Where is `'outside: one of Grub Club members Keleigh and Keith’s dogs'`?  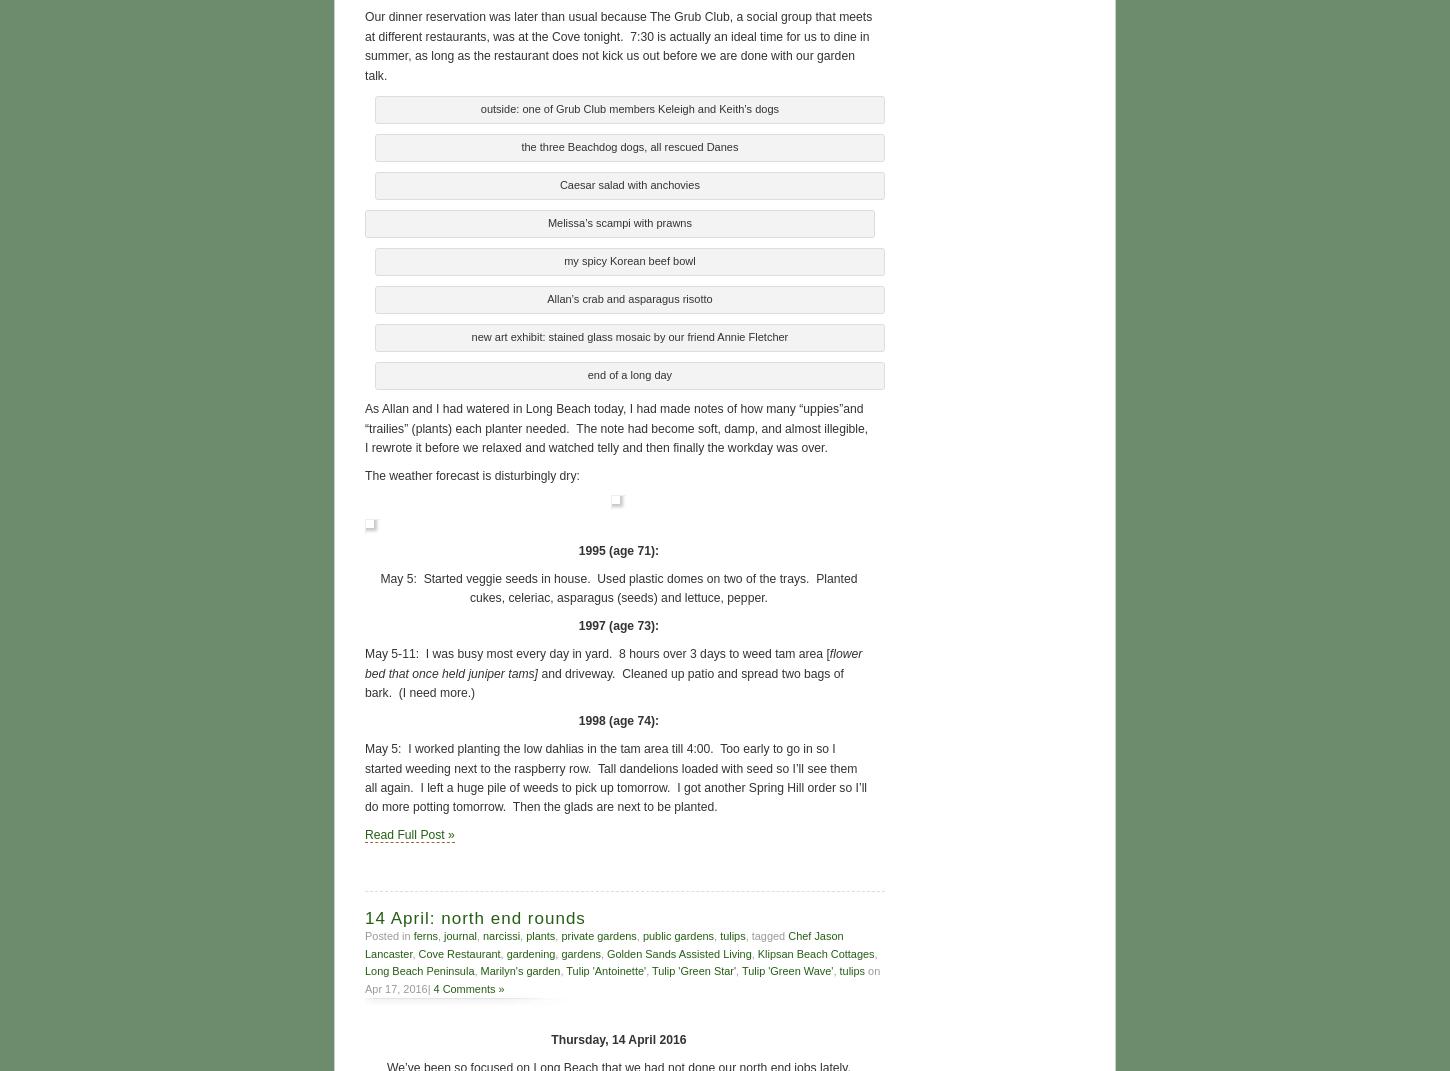 'outside: one of Grub Club members Keleigh and Keith’s dogs' is located at coordinates (628, 106).